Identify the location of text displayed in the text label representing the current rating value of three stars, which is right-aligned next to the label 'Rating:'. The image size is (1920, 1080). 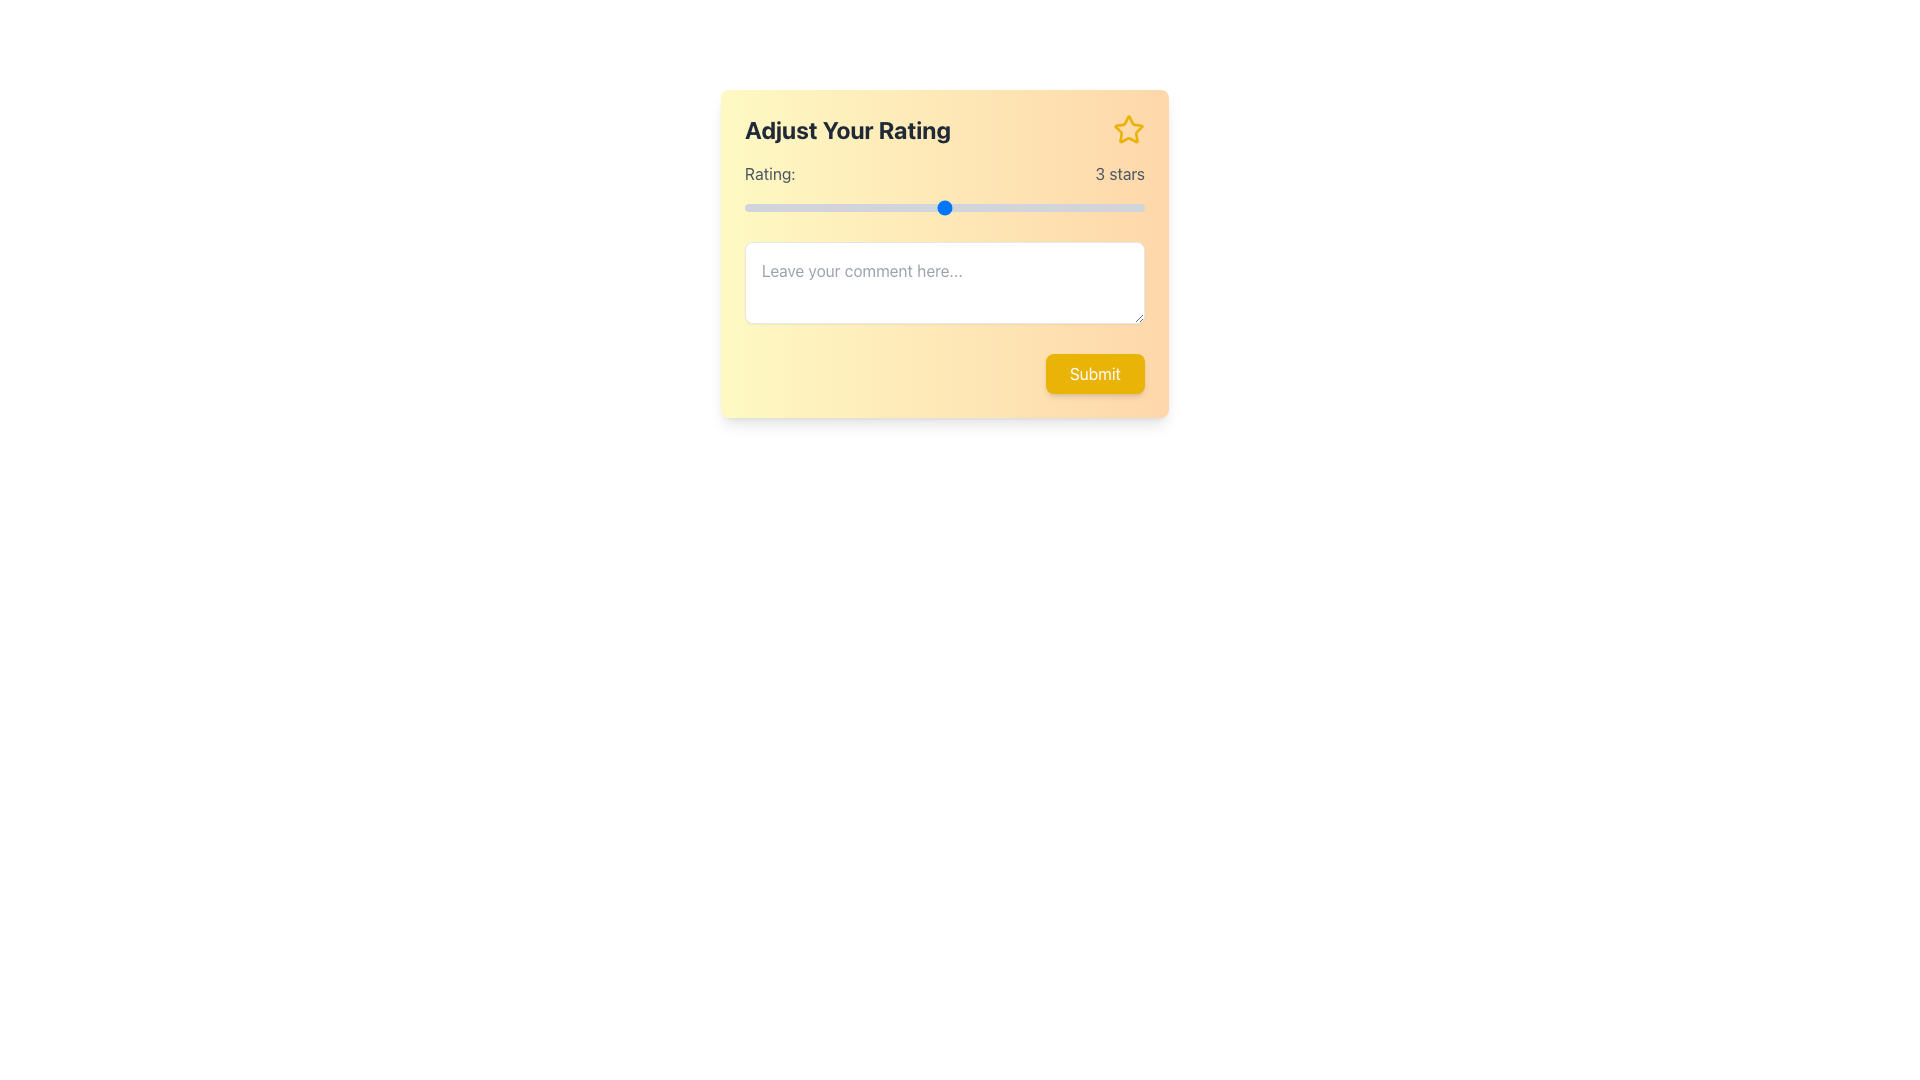
(1120, 172).